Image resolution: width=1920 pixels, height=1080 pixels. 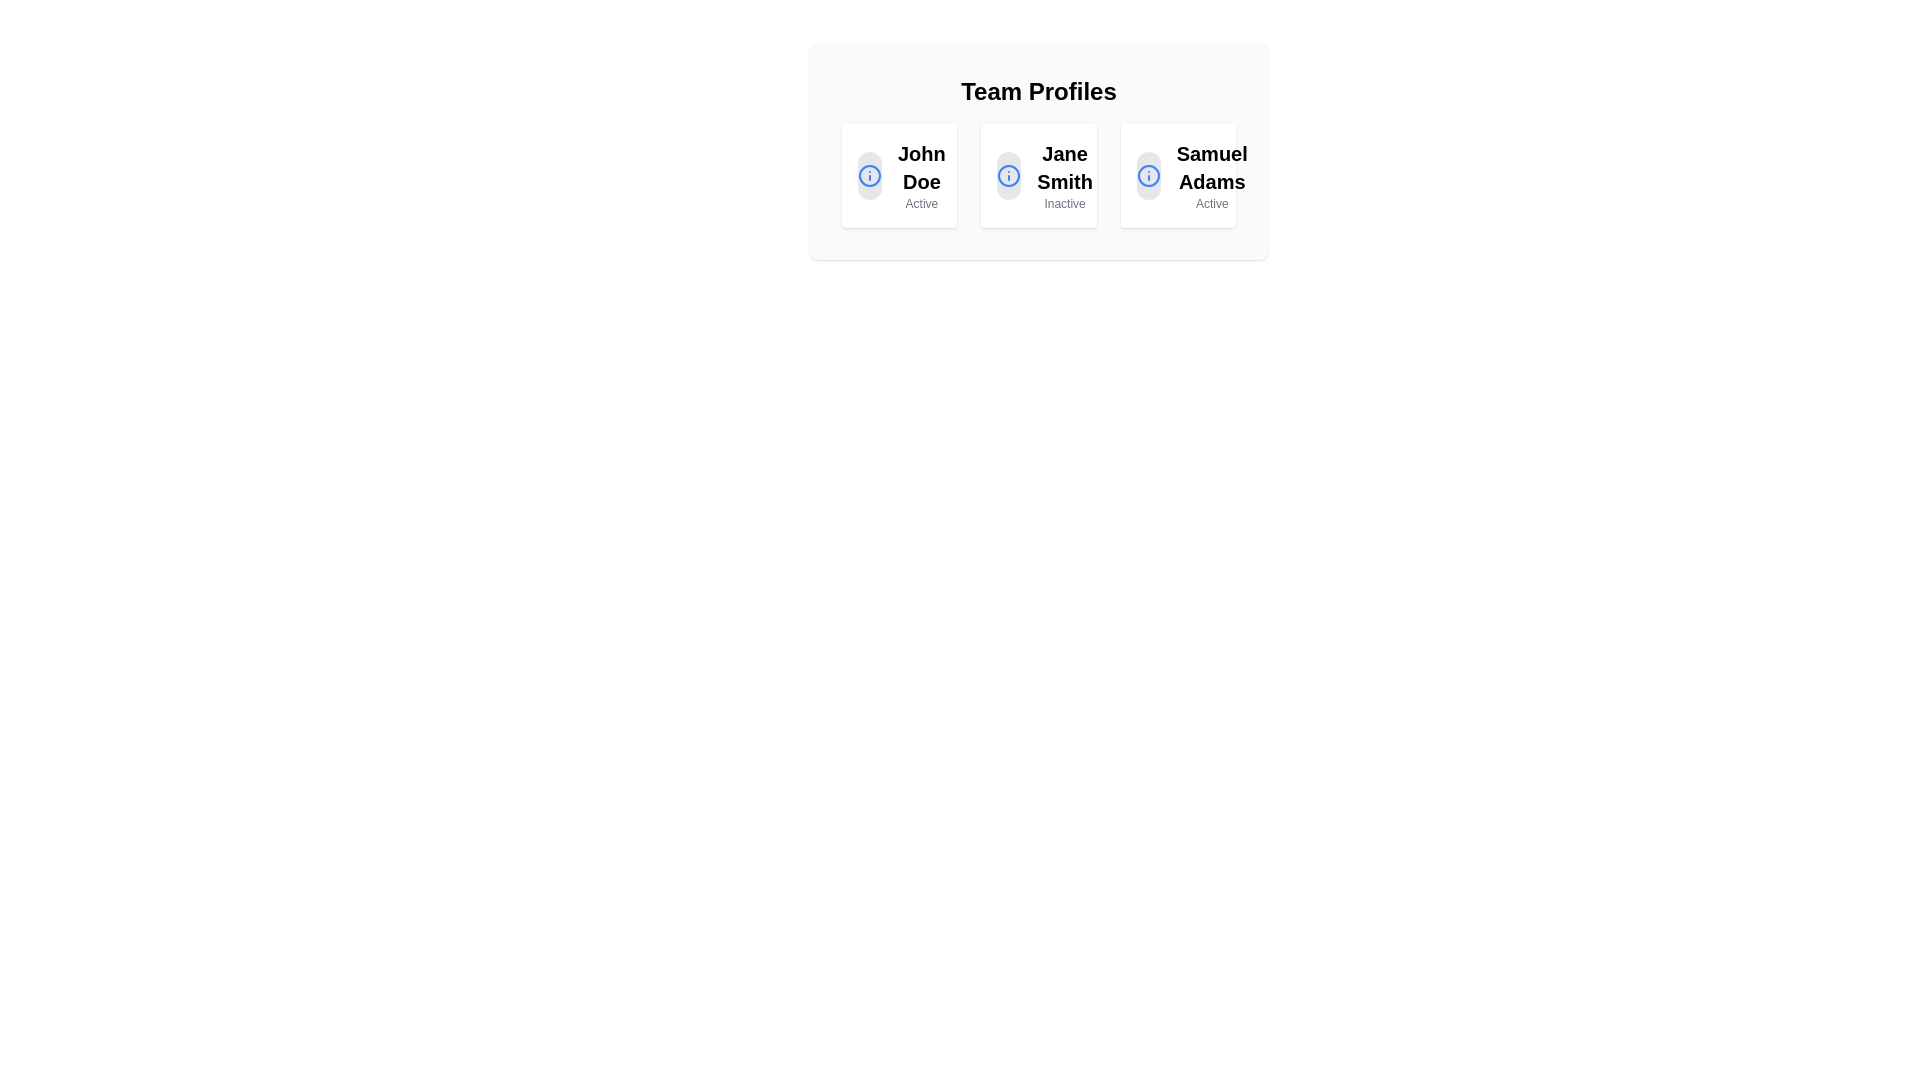 I want to click on the profile card displaying 'John Doe' and status 'Active', located at the top-left of the grid layout, so click(x=898, y=175).